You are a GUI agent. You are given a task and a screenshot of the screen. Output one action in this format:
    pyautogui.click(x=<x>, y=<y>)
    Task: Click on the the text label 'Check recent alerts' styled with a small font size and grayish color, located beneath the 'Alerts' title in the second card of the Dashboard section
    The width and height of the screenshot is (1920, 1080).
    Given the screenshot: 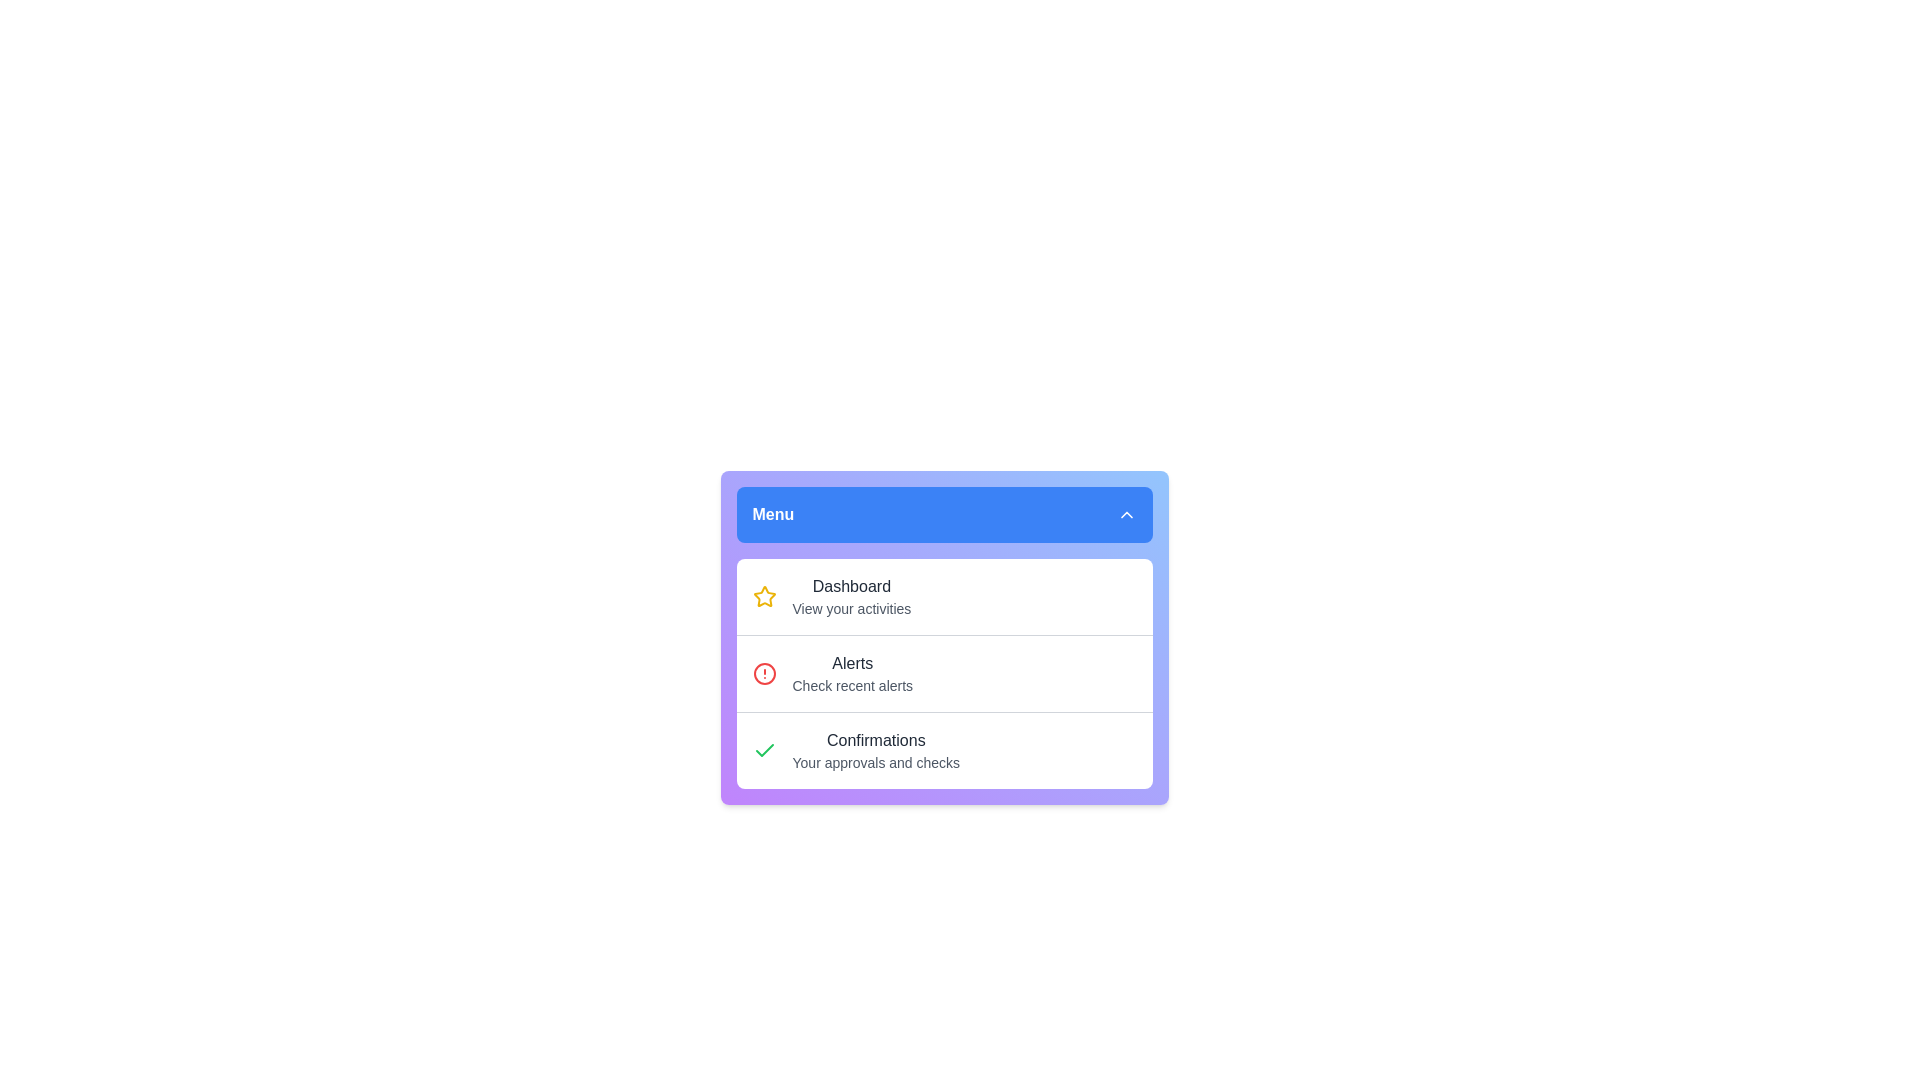 What is the action you would take?
    pyautogui.click(x=852, y=685)
    